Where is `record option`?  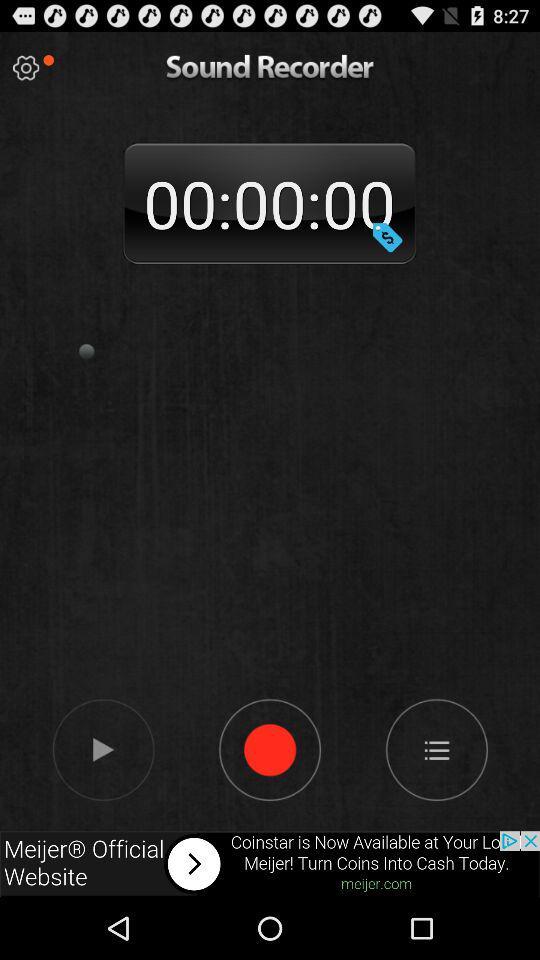
record option is located at coordinates (269, 748).